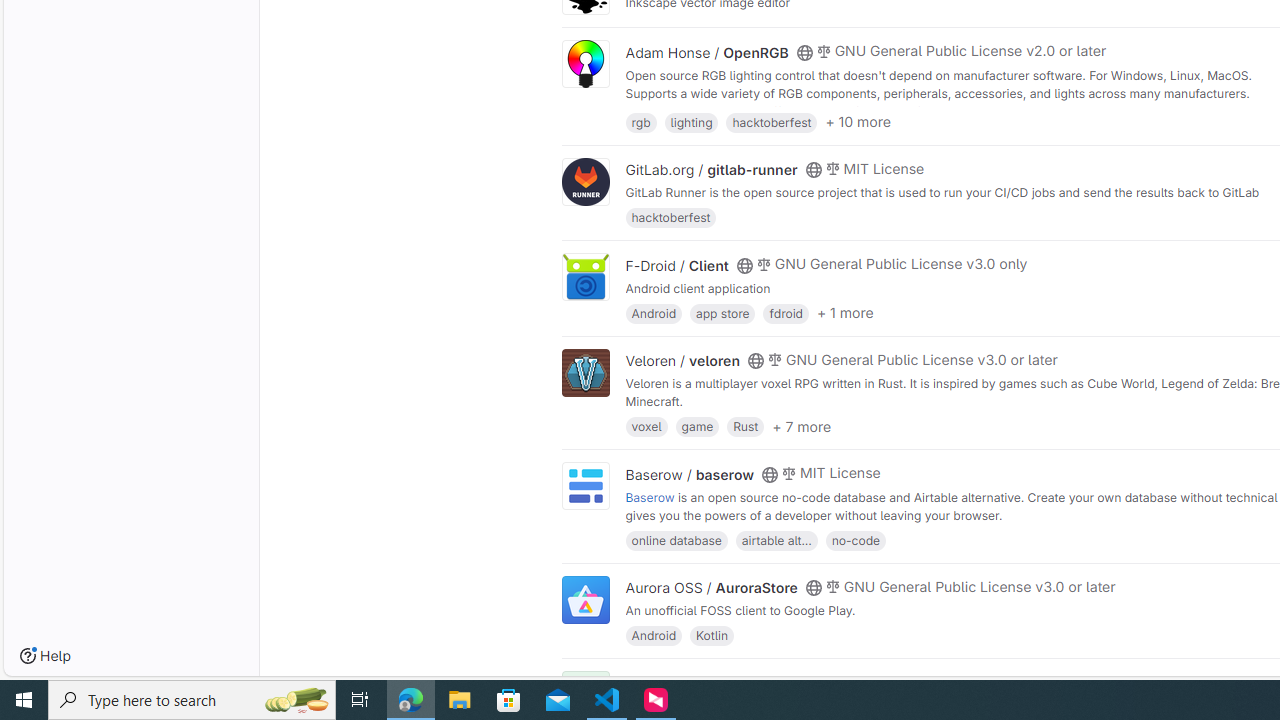 The width and height of the screenshot is (1280, 720). Describe the element at coordinates (855, 538) in the screenshot. I see `'no-code'` at that location.